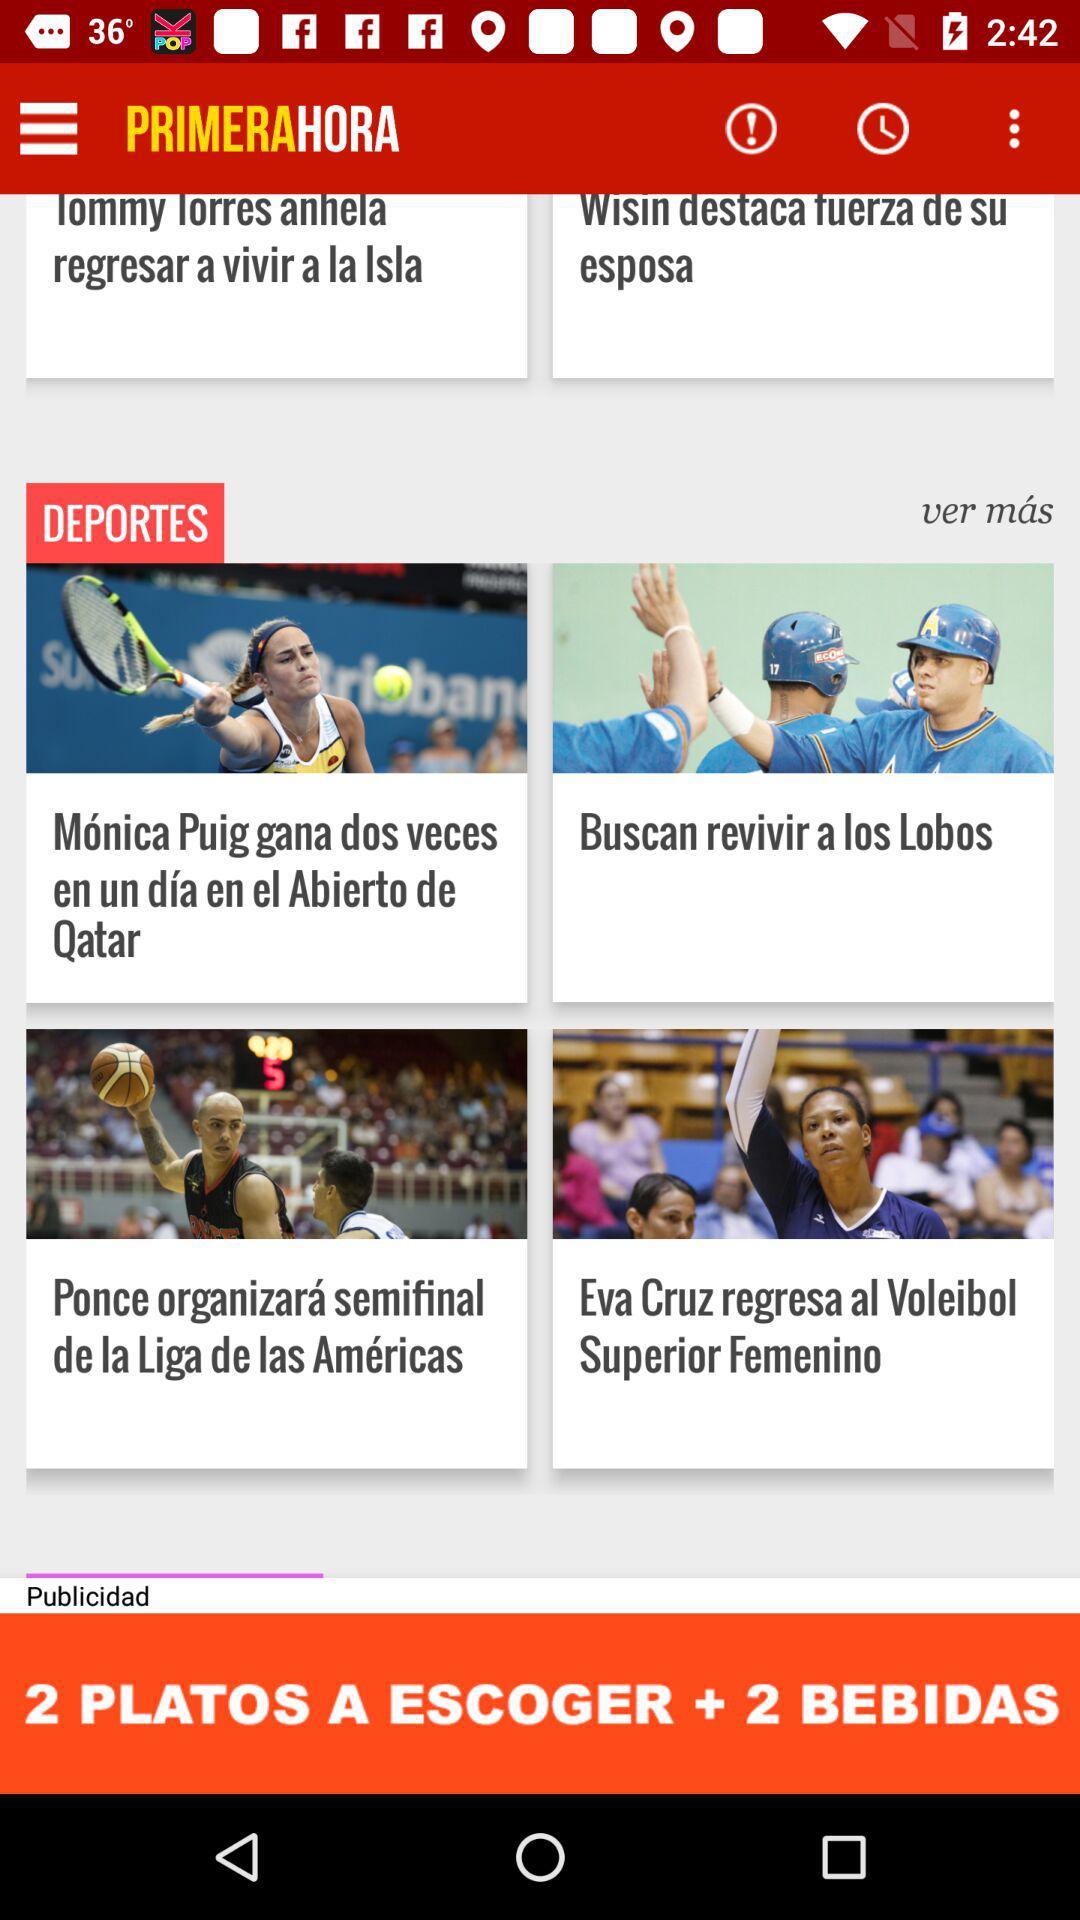  What do you see at coordinates (173, 1574) in the screenshot?
I see `estilos de vida icon` at bounding box center [173, 1574].